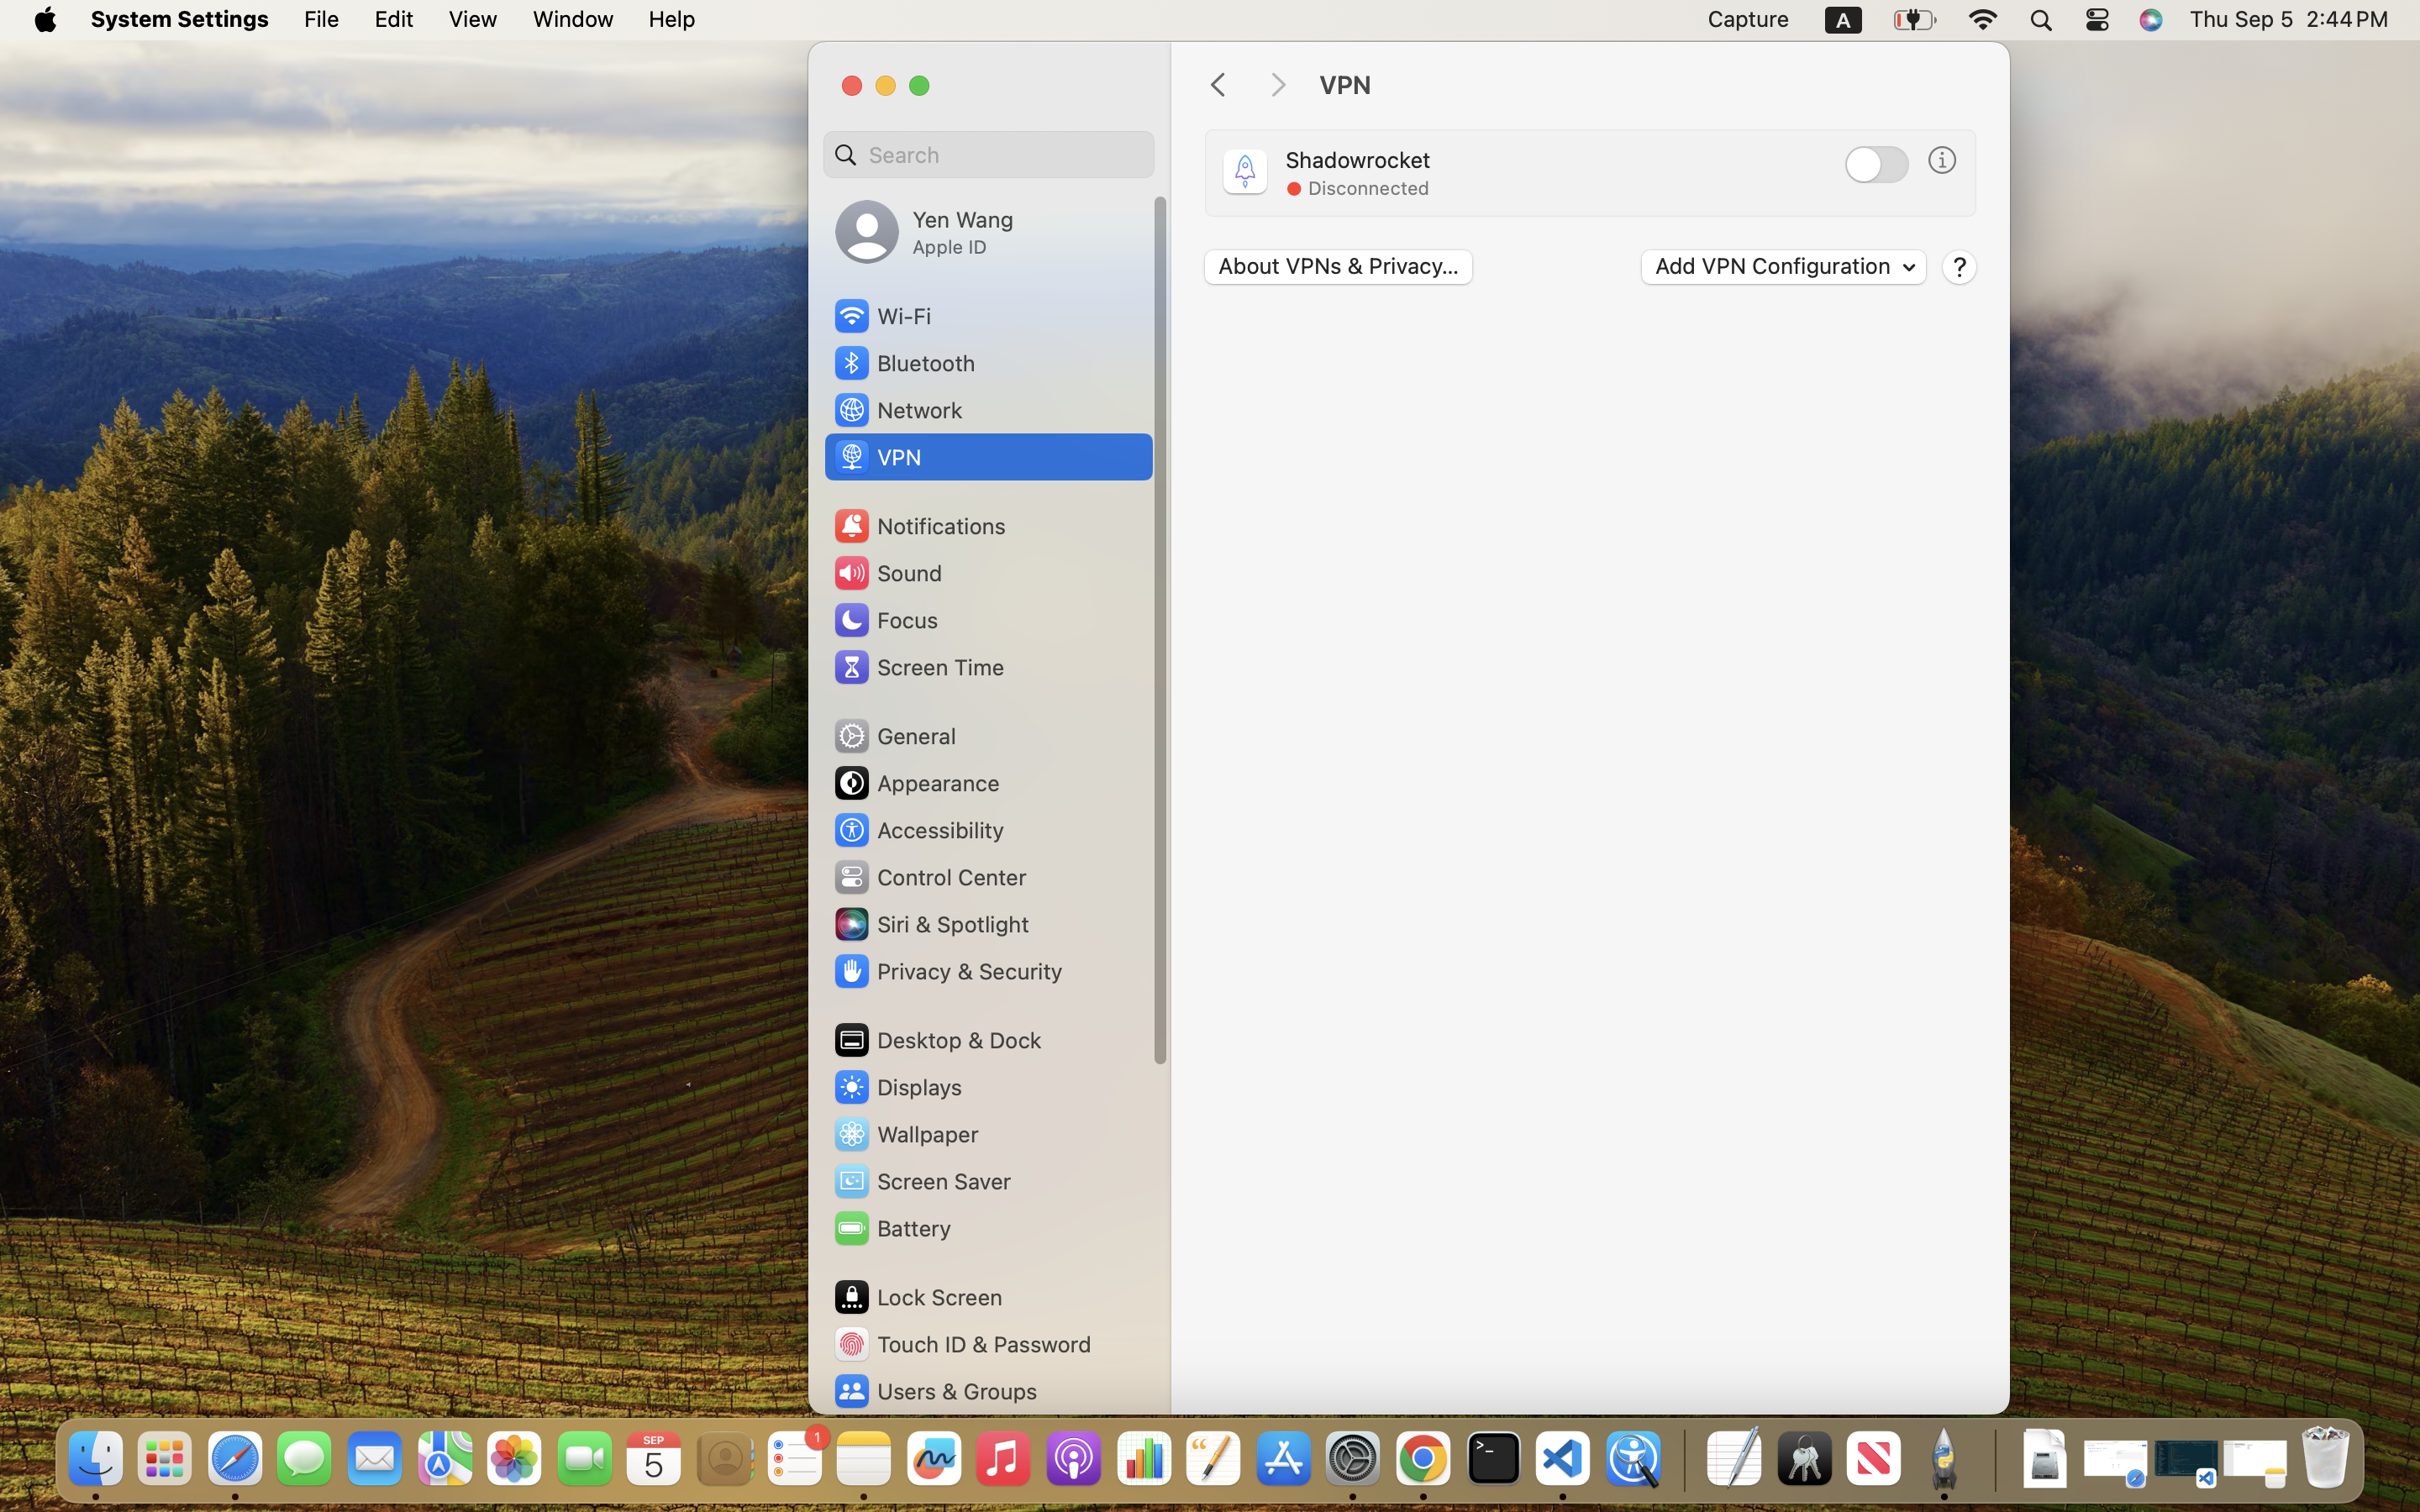 This screenshot has height=1512, width=2420. Describe the element at coordinates (883, 619) in the screenshot. I see `'Focus'` at that location.